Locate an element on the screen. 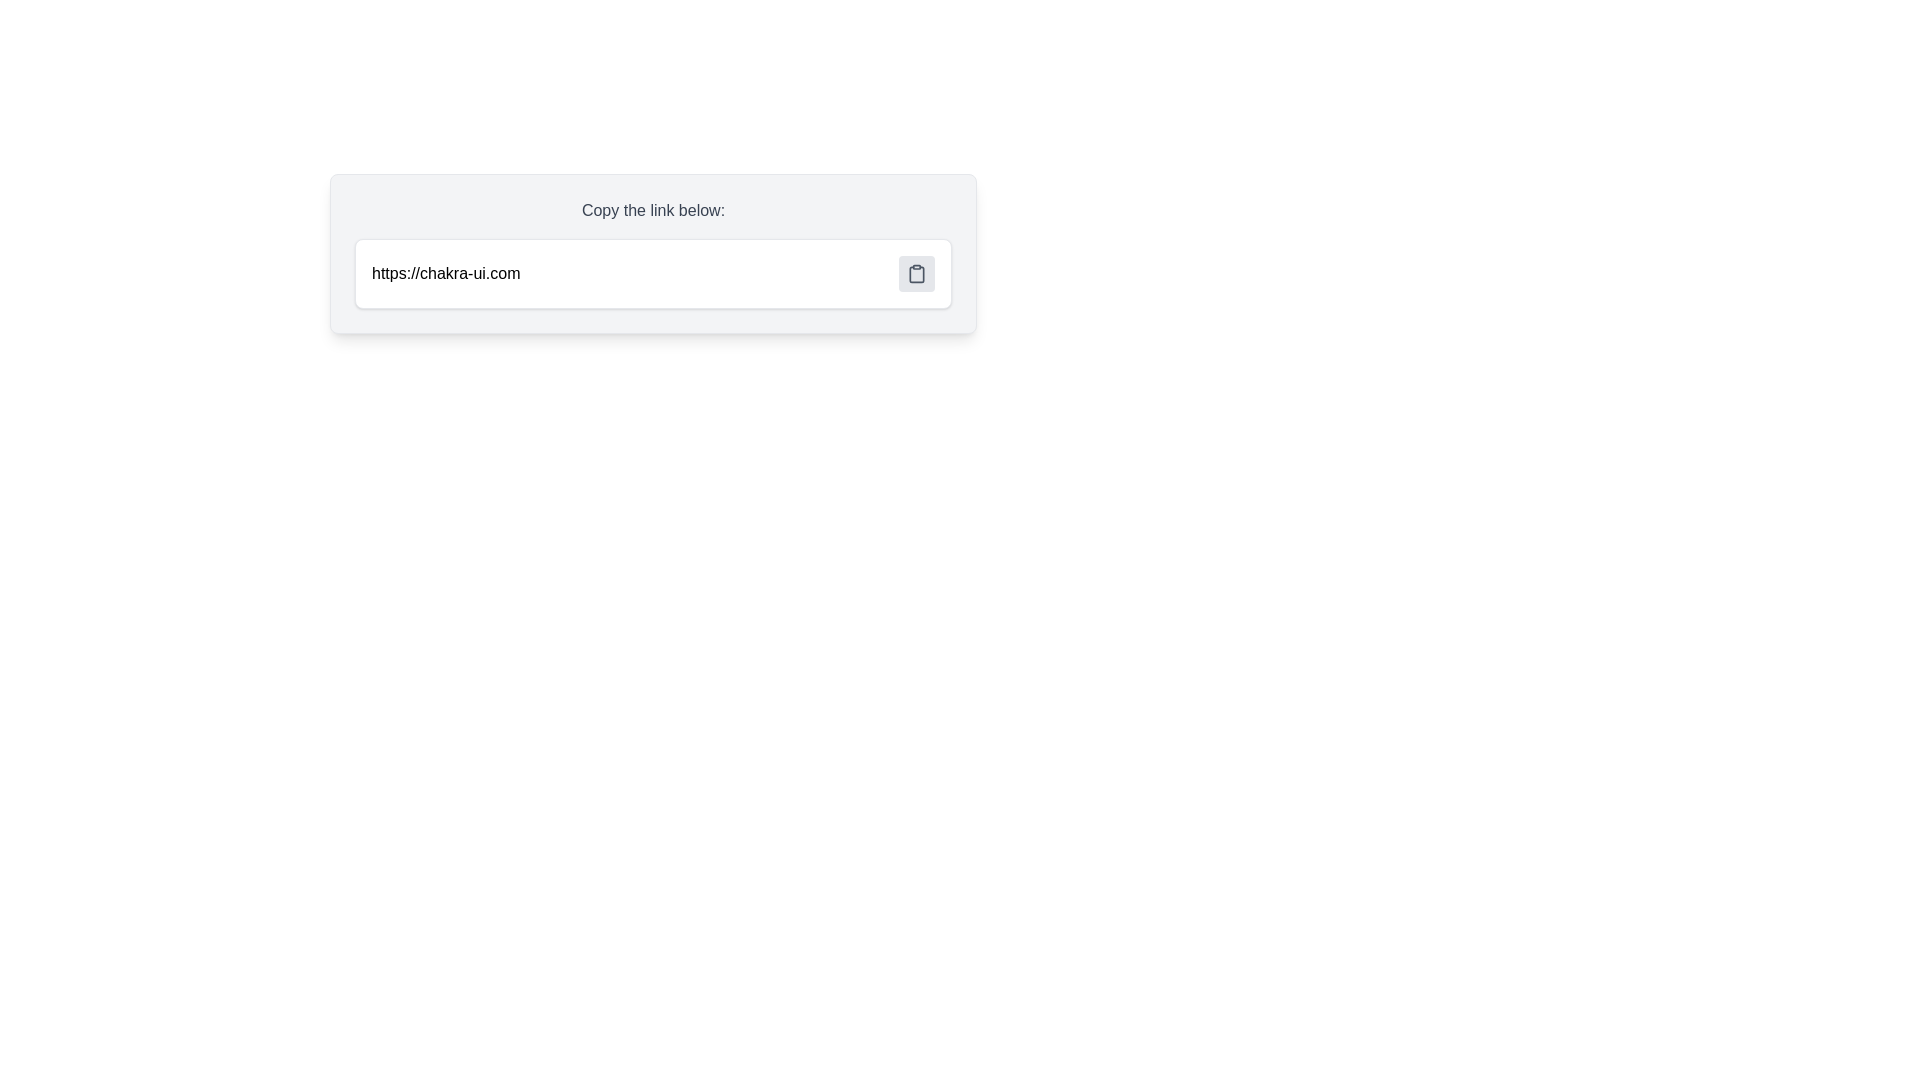 The width and height of the screenshot is (1920, 1080). the text content displayed as 'https://chakra-ui.com' in the Text Display element, which is positioned centrally between an icon on the left and a button on the right is located at coordinates (445, 273).